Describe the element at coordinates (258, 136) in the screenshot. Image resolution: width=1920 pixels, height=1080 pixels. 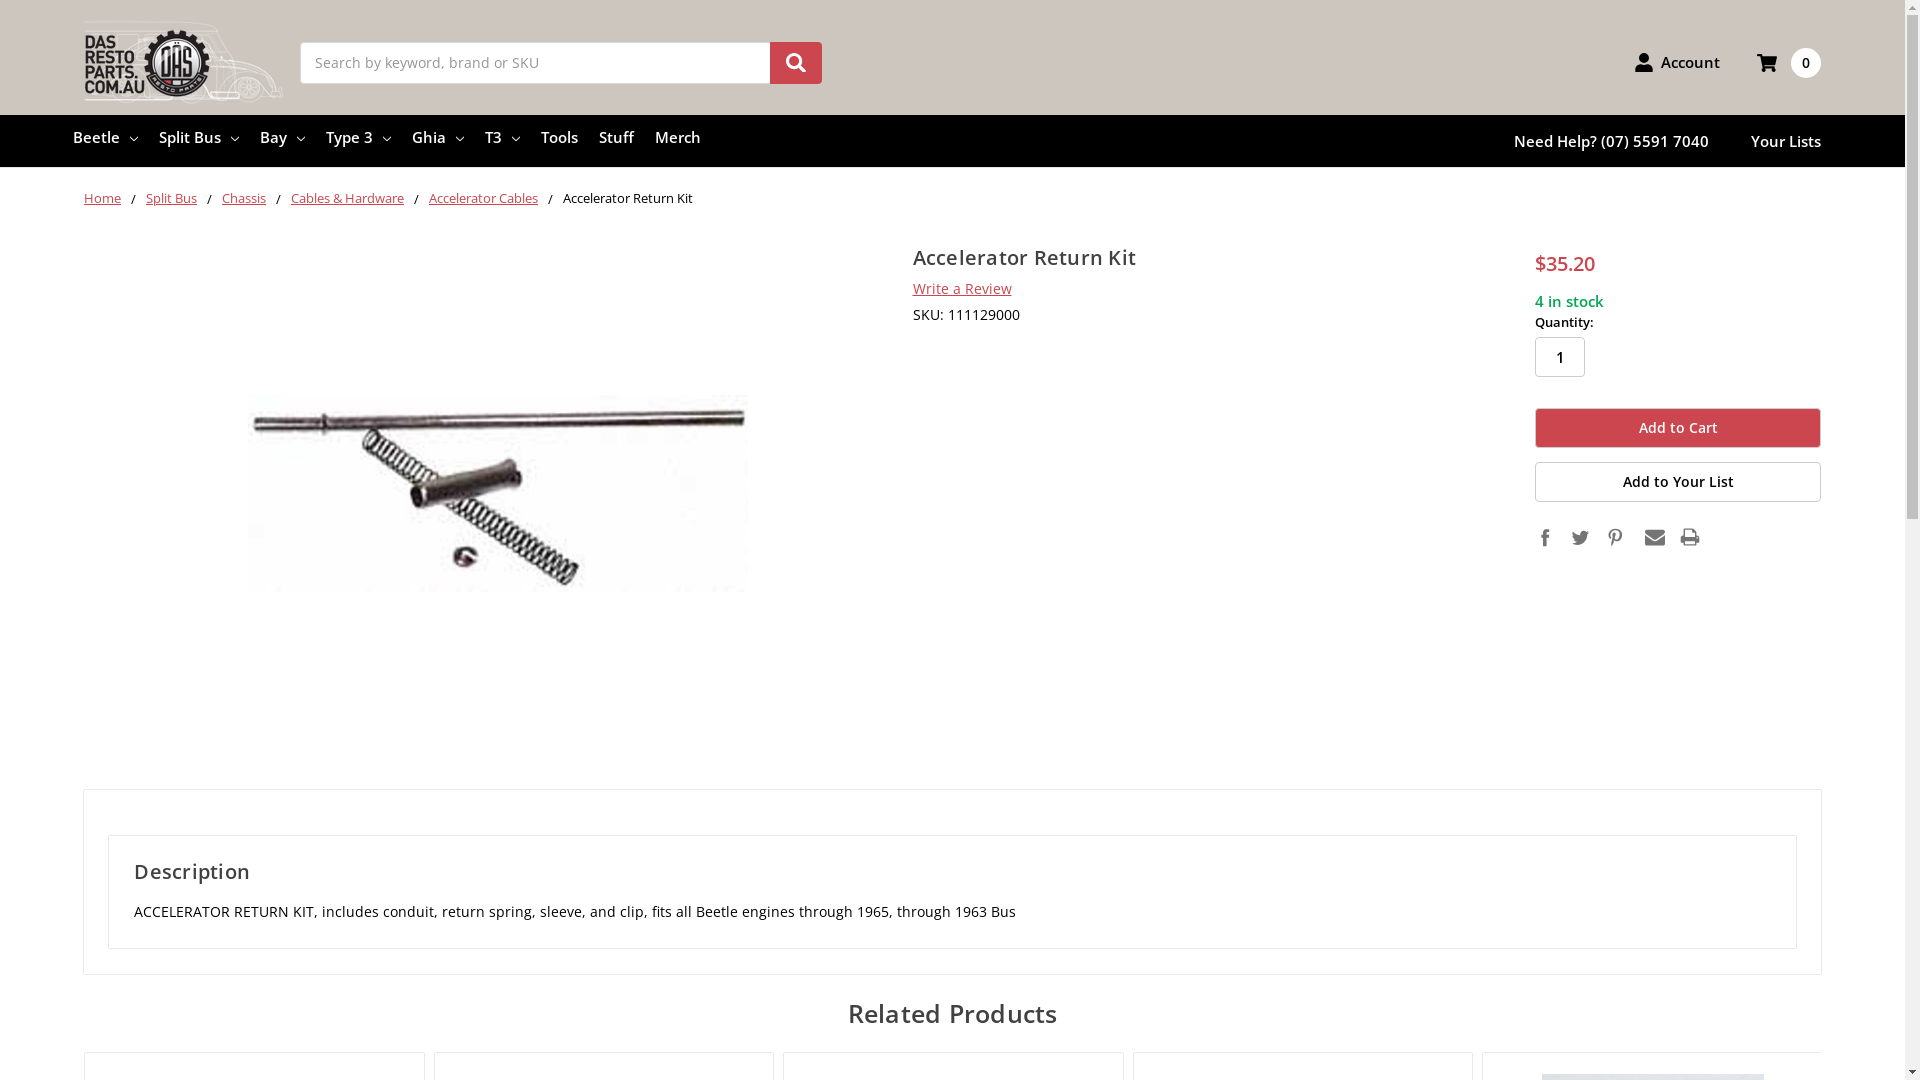
I see `'Bay'` at that location.